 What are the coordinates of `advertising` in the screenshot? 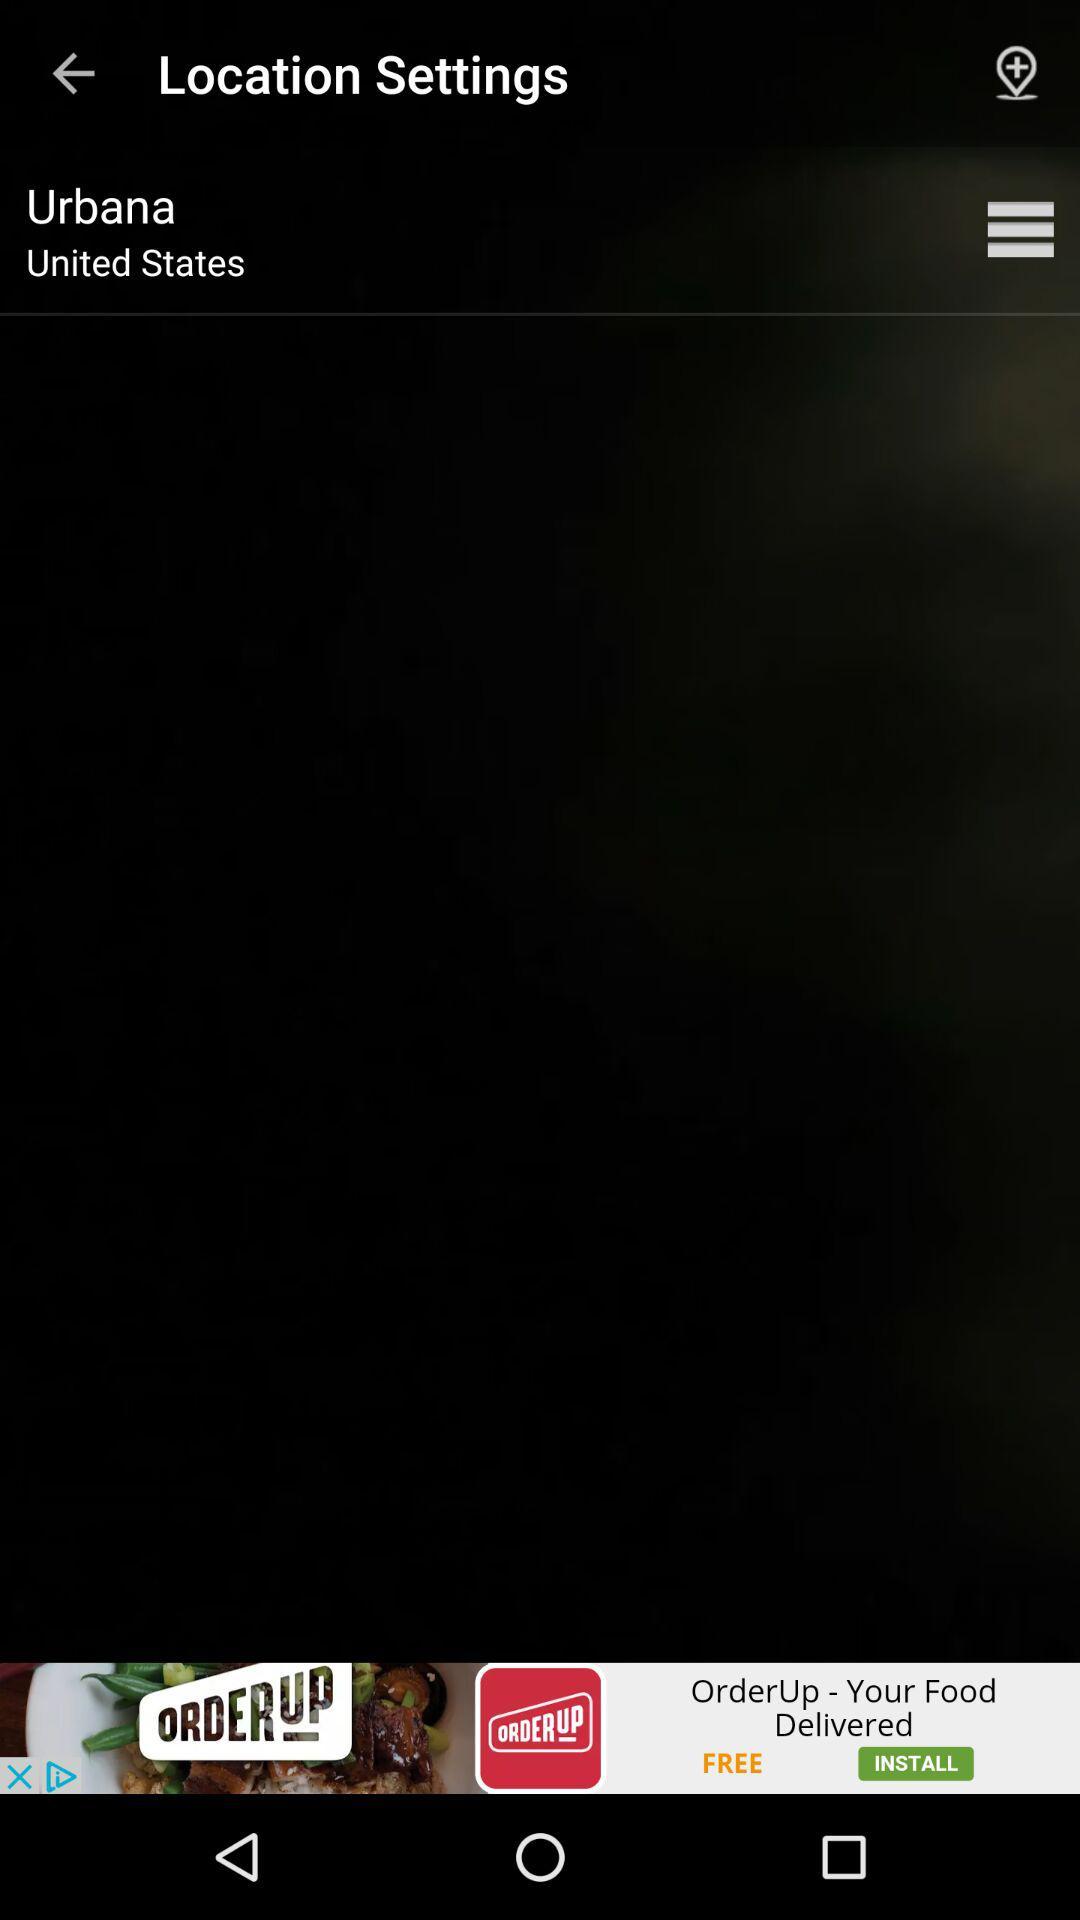 It's located at (540, 1727).